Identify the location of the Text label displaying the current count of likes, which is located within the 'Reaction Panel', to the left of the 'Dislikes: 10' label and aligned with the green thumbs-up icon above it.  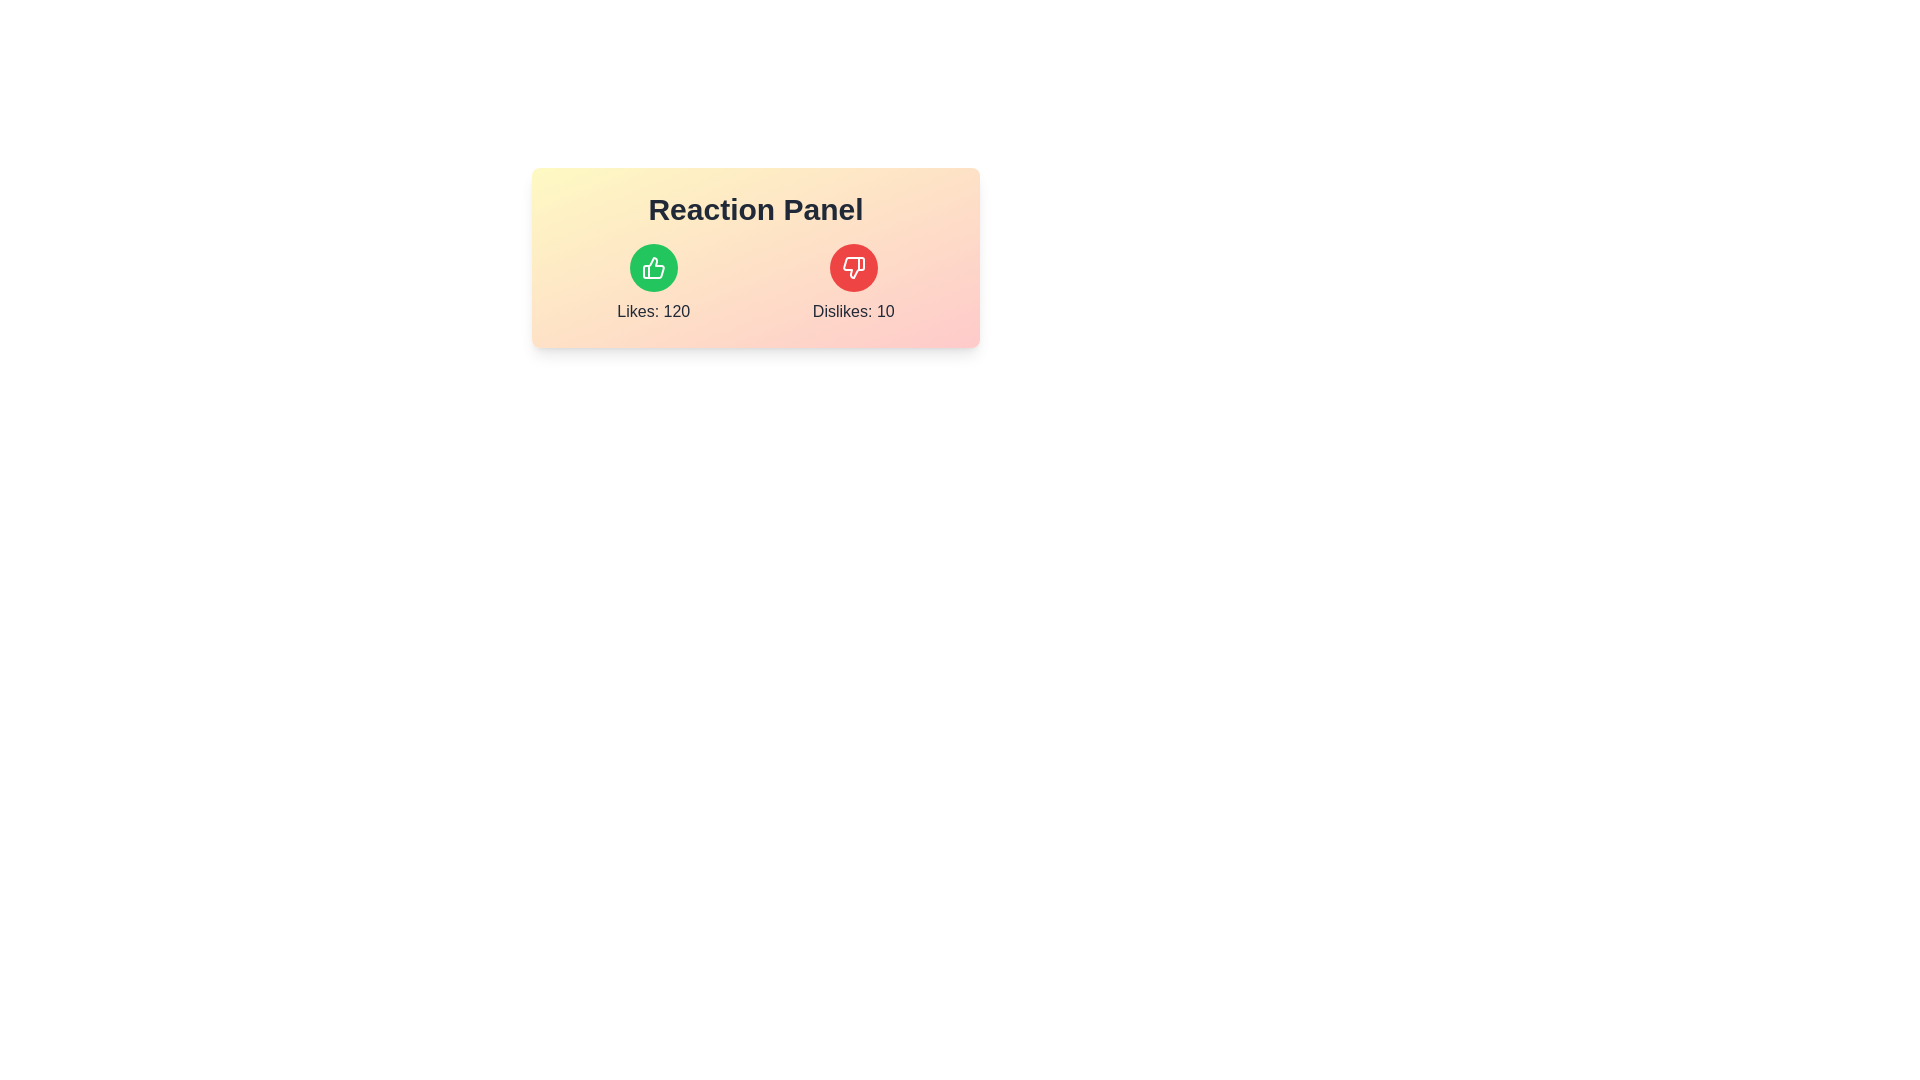
(653, 284).